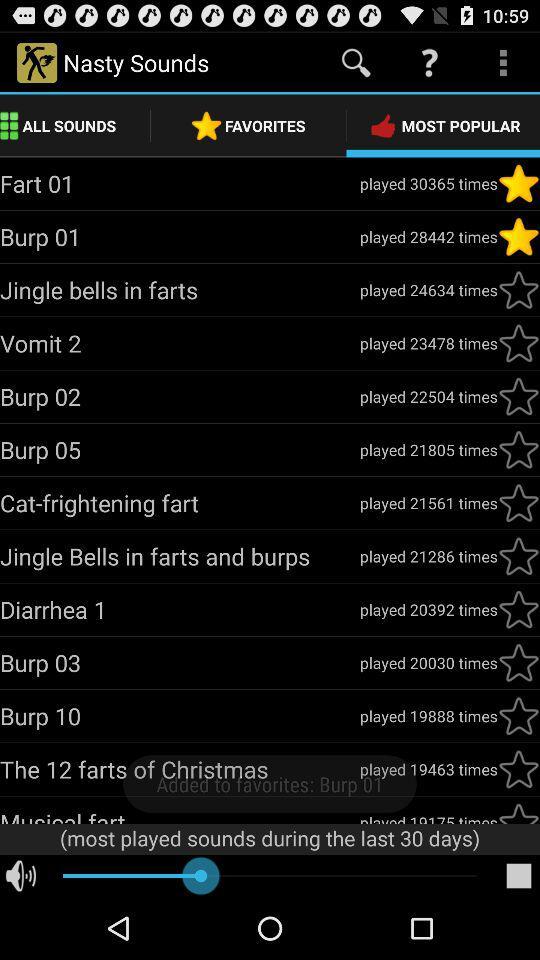 The height and width of the screenshot is (960, 540). Describe the element at coordinates (518, 608) in the screenshot. I see `to favorite` at that location.